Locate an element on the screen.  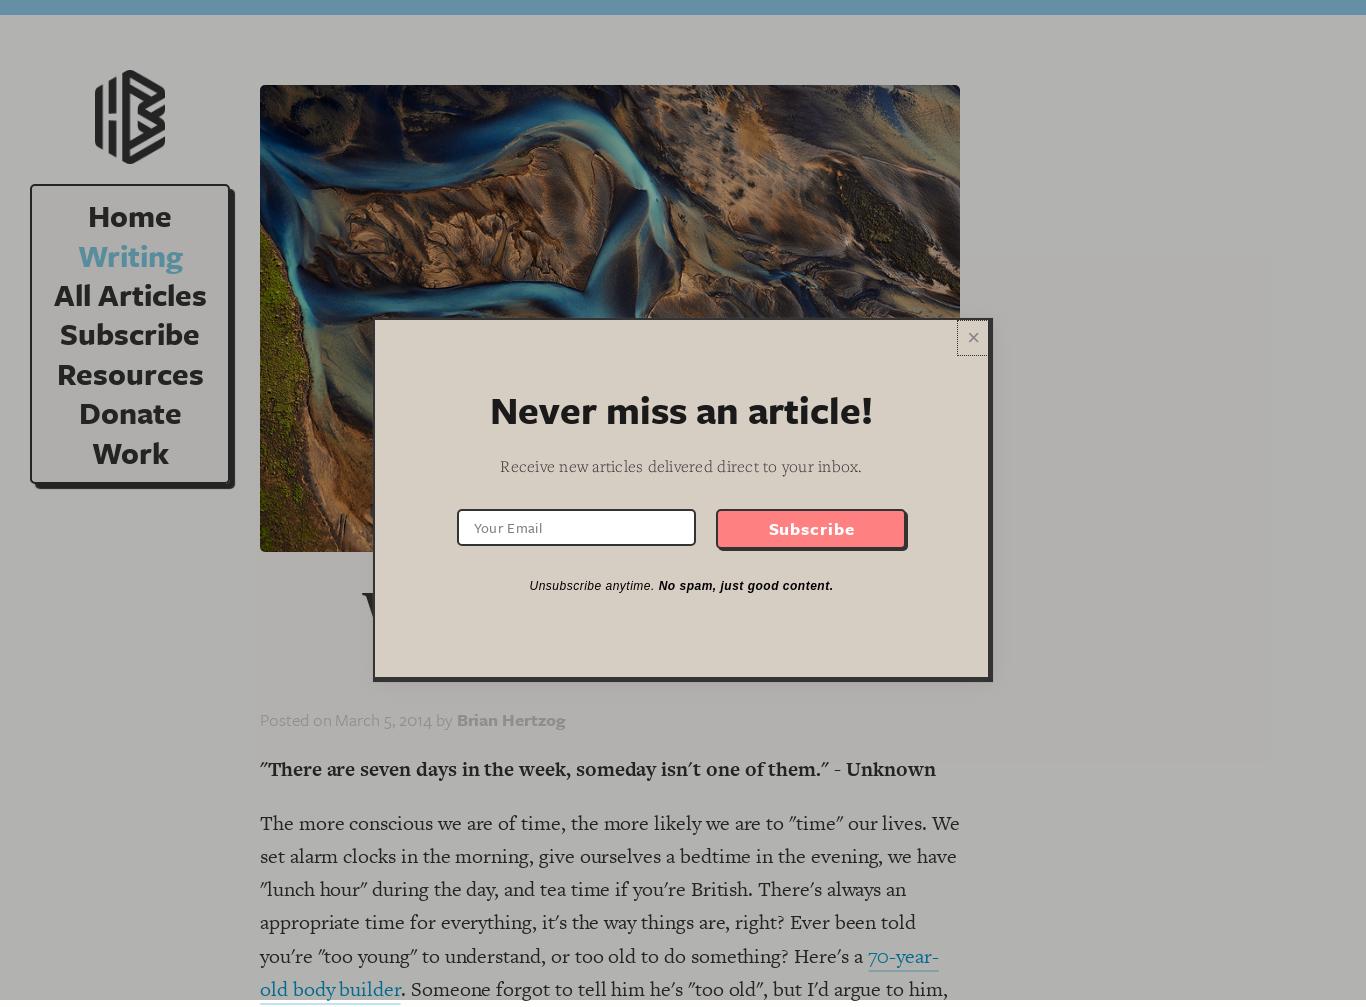
'All Articles' is located at coordinates (128, 294).